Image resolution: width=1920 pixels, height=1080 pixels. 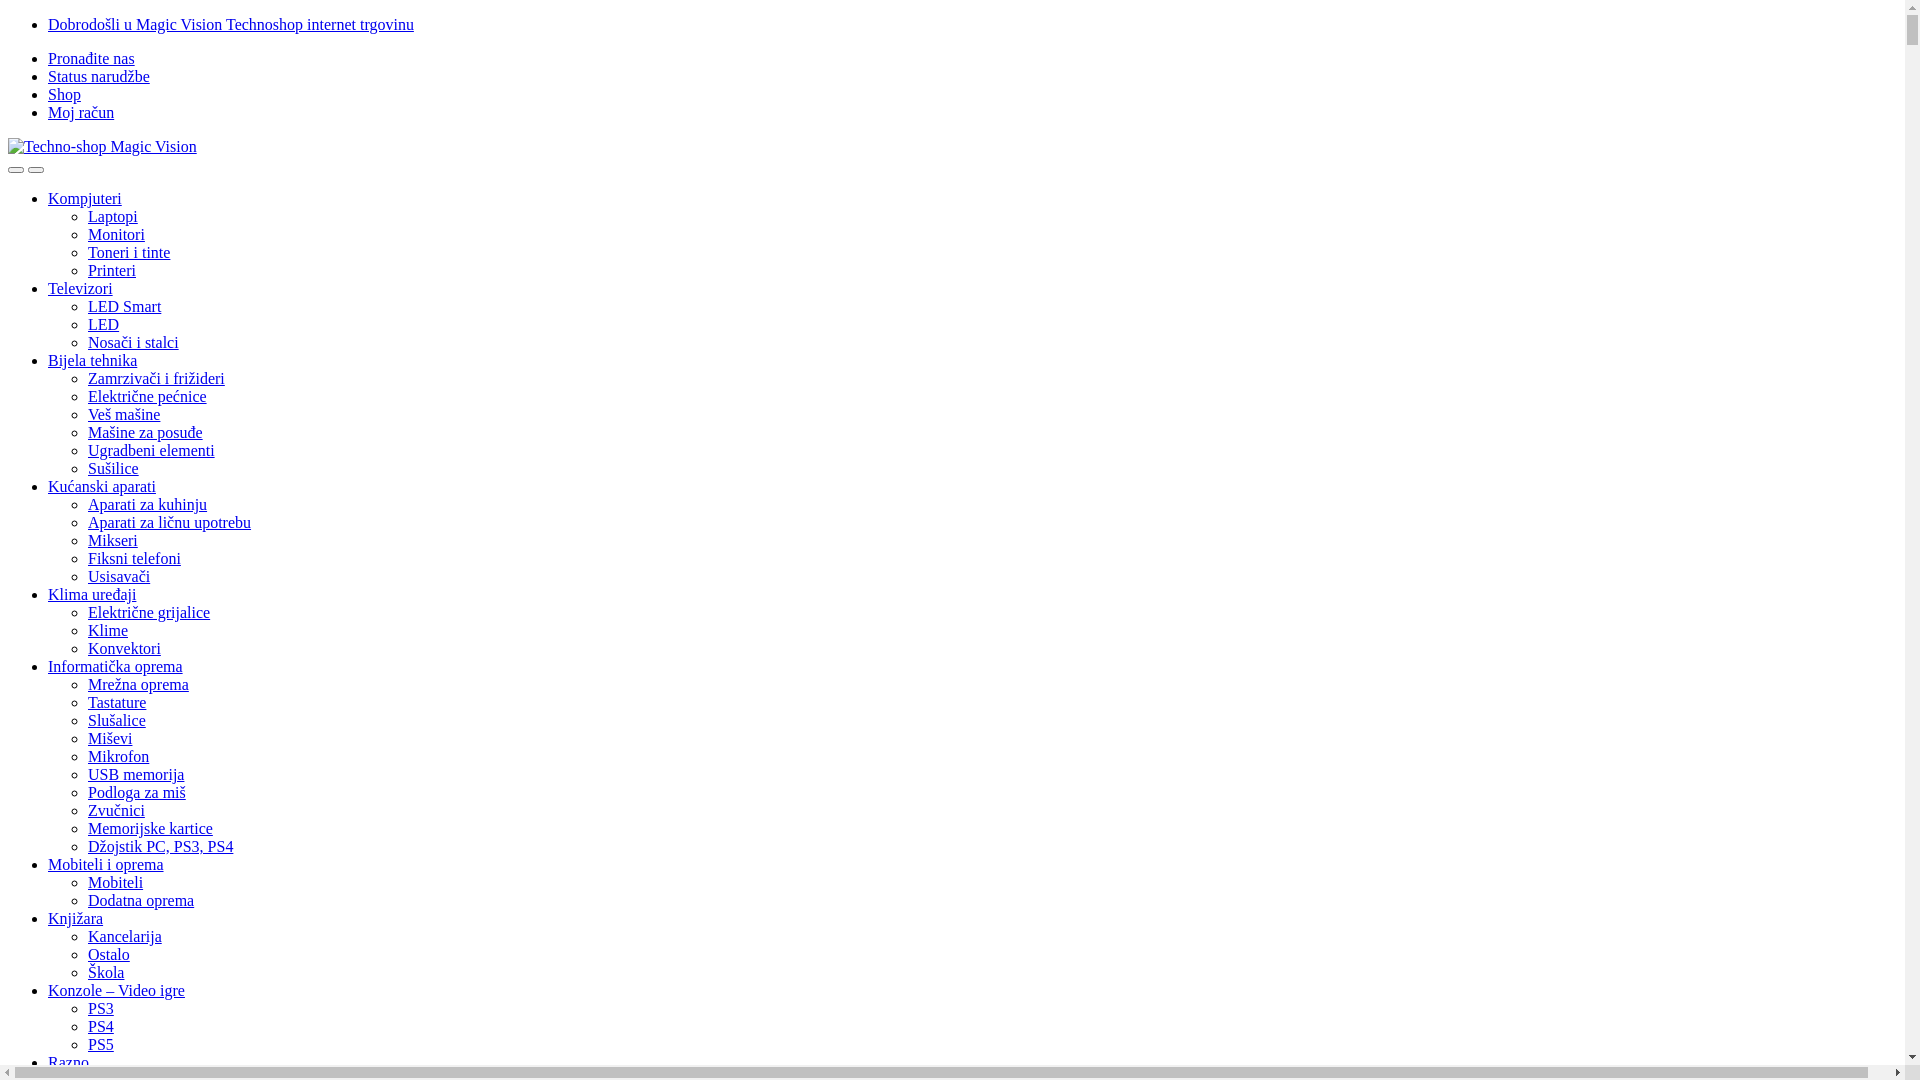 I want to click on 'Klime', so click(x=106, y=630).